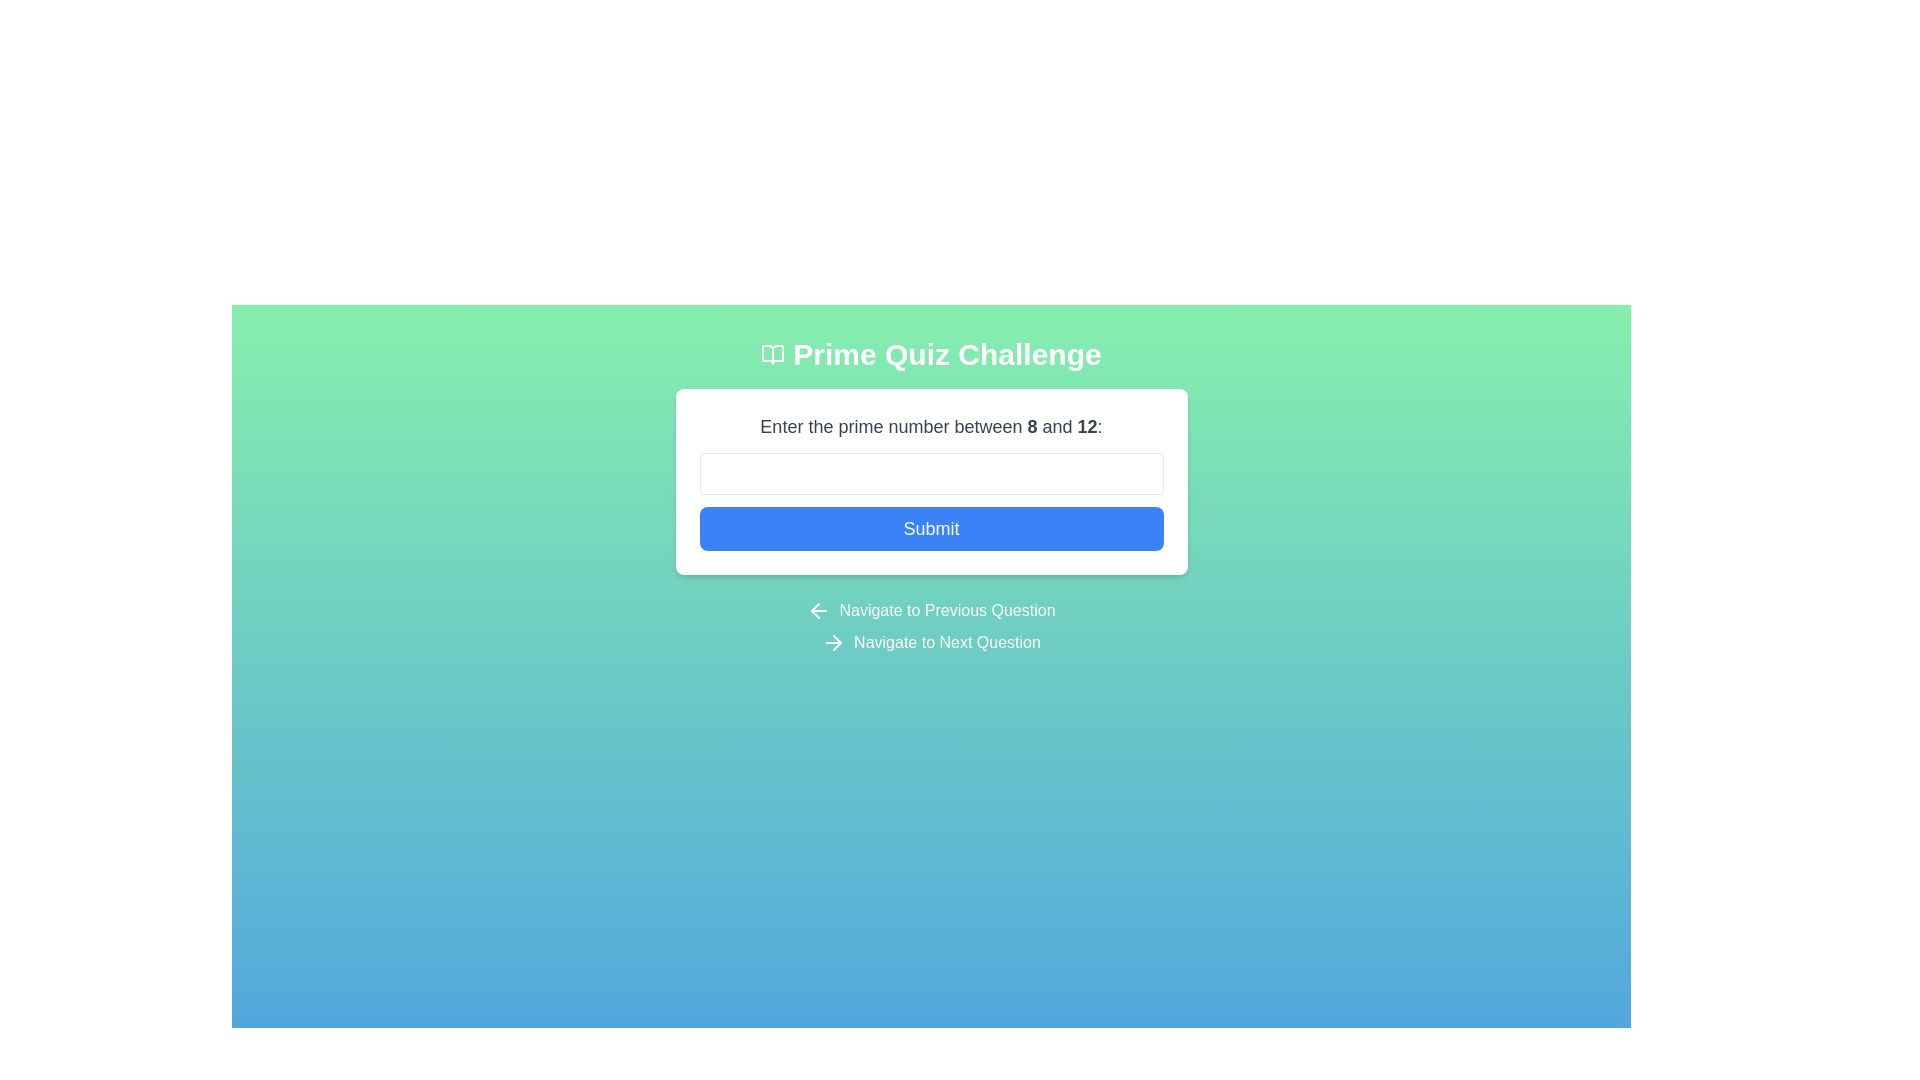 The image size is (1920, 1080). What do you see at coordinates (834, 643) in the screenshot?
I see `the forward arrow icon with a thin outline, pointing right, located near the bottom-center of the interface, to the left of the text 'Navigate to Next Question'` at bounding box center [834, 643].